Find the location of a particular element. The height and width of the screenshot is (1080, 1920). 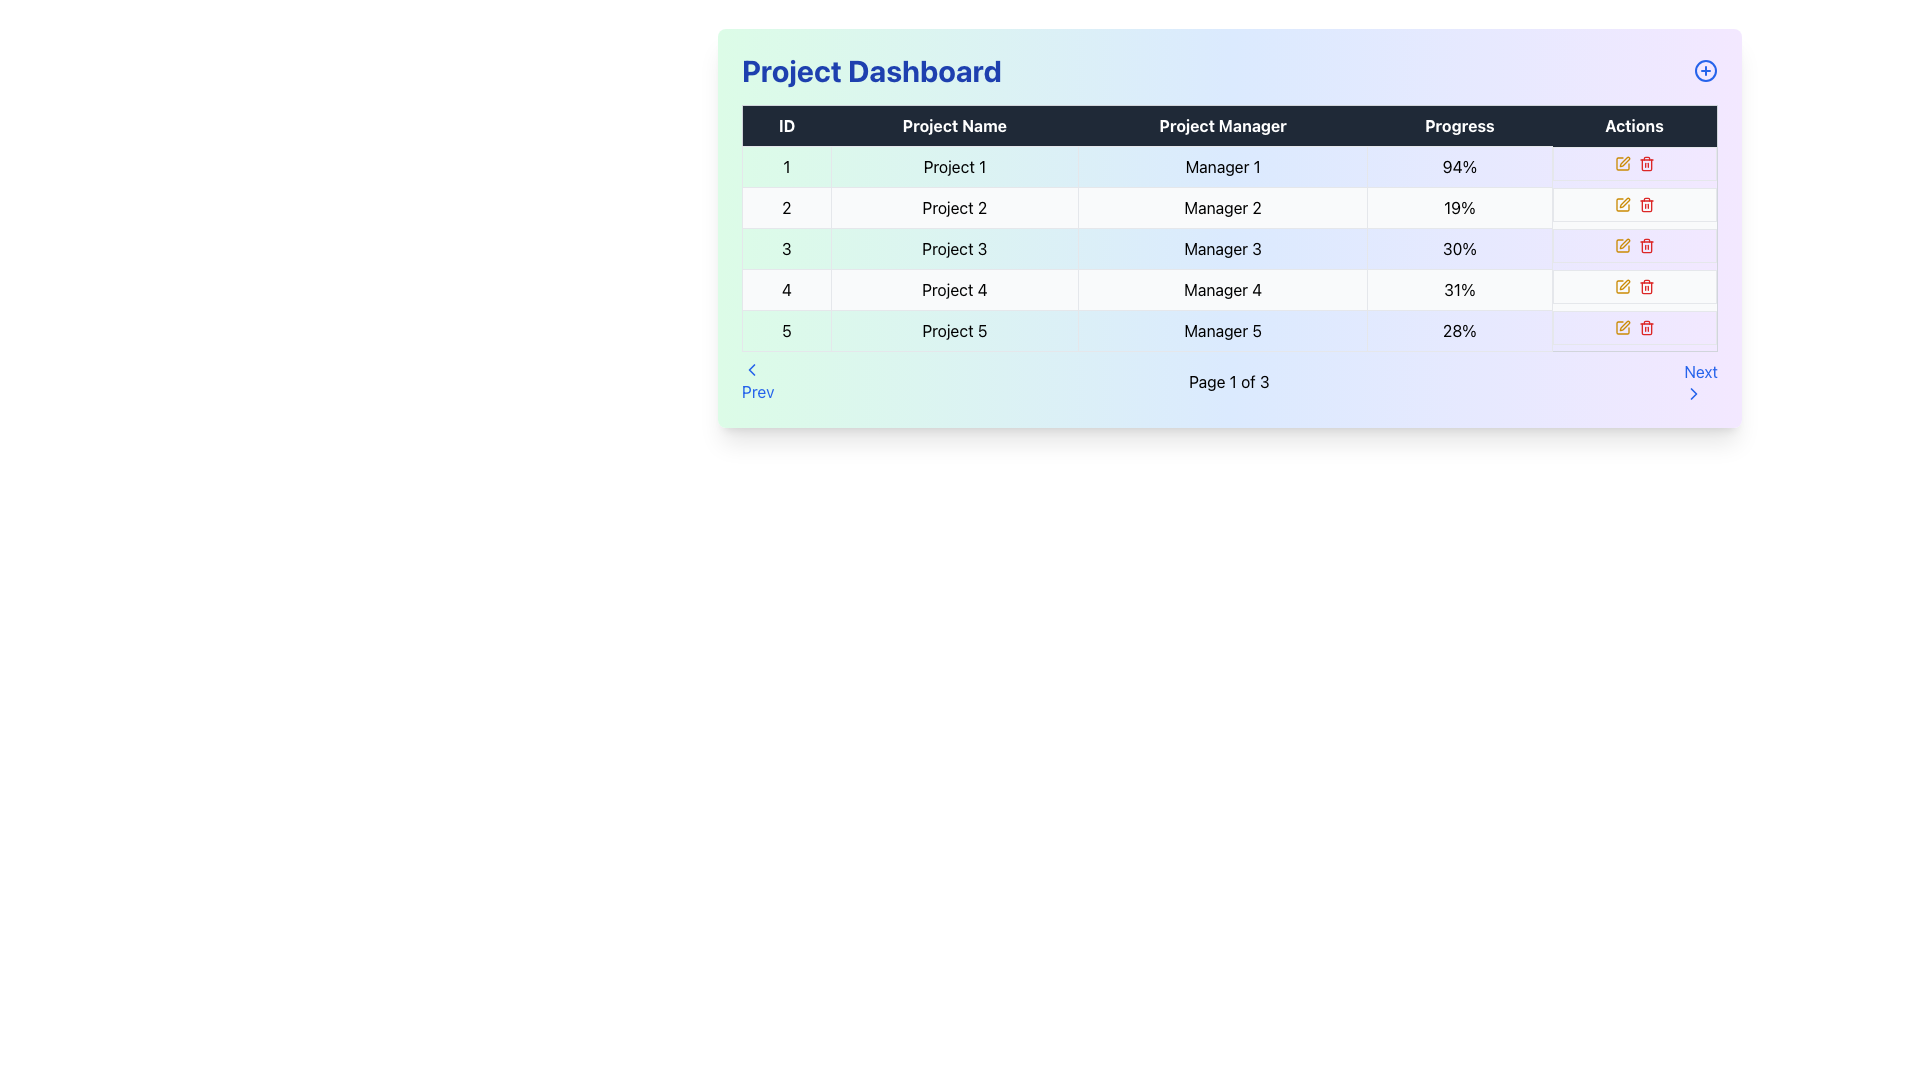

information of the column titles from the header row of the table, which includes 'ID', 'Project Name', 'Project Manager', 'Progress', and 'Actions' is located at coordinates (1228, 126).